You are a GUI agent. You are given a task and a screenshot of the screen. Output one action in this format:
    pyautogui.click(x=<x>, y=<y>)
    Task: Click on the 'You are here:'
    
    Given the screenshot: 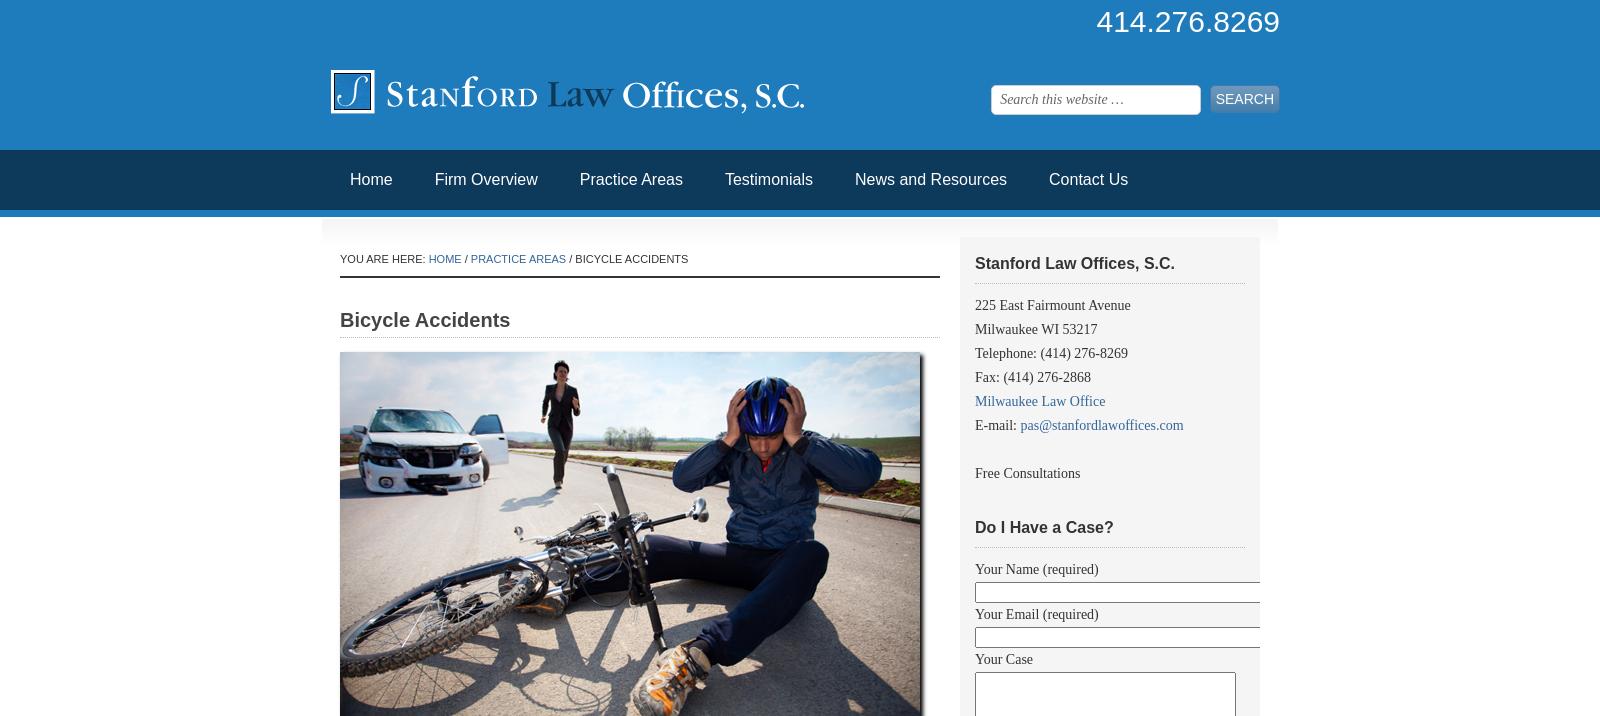 What is the action you would take?
    pyautogui.click(x=340, y=258)
    